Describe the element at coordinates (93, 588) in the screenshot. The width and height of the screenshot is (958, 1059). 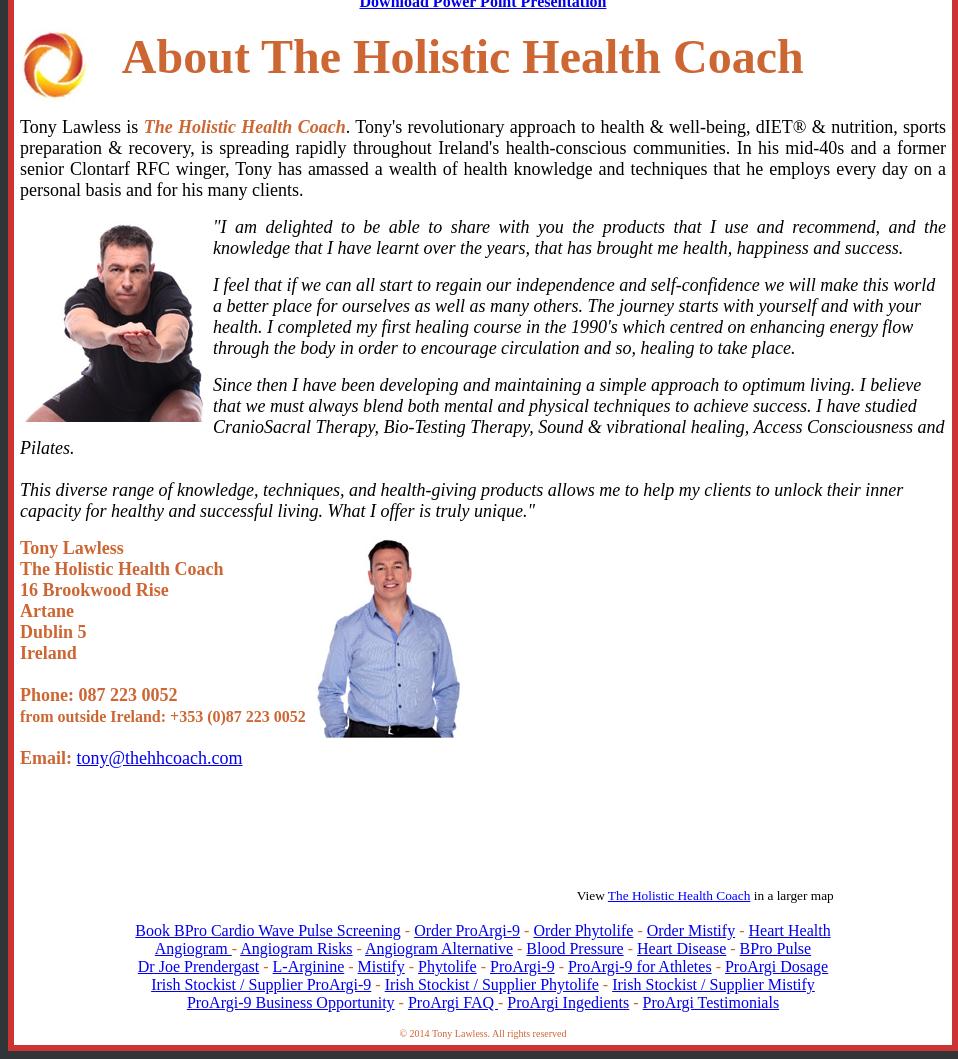
I see `'16 Brookwood Rise'` at that location.